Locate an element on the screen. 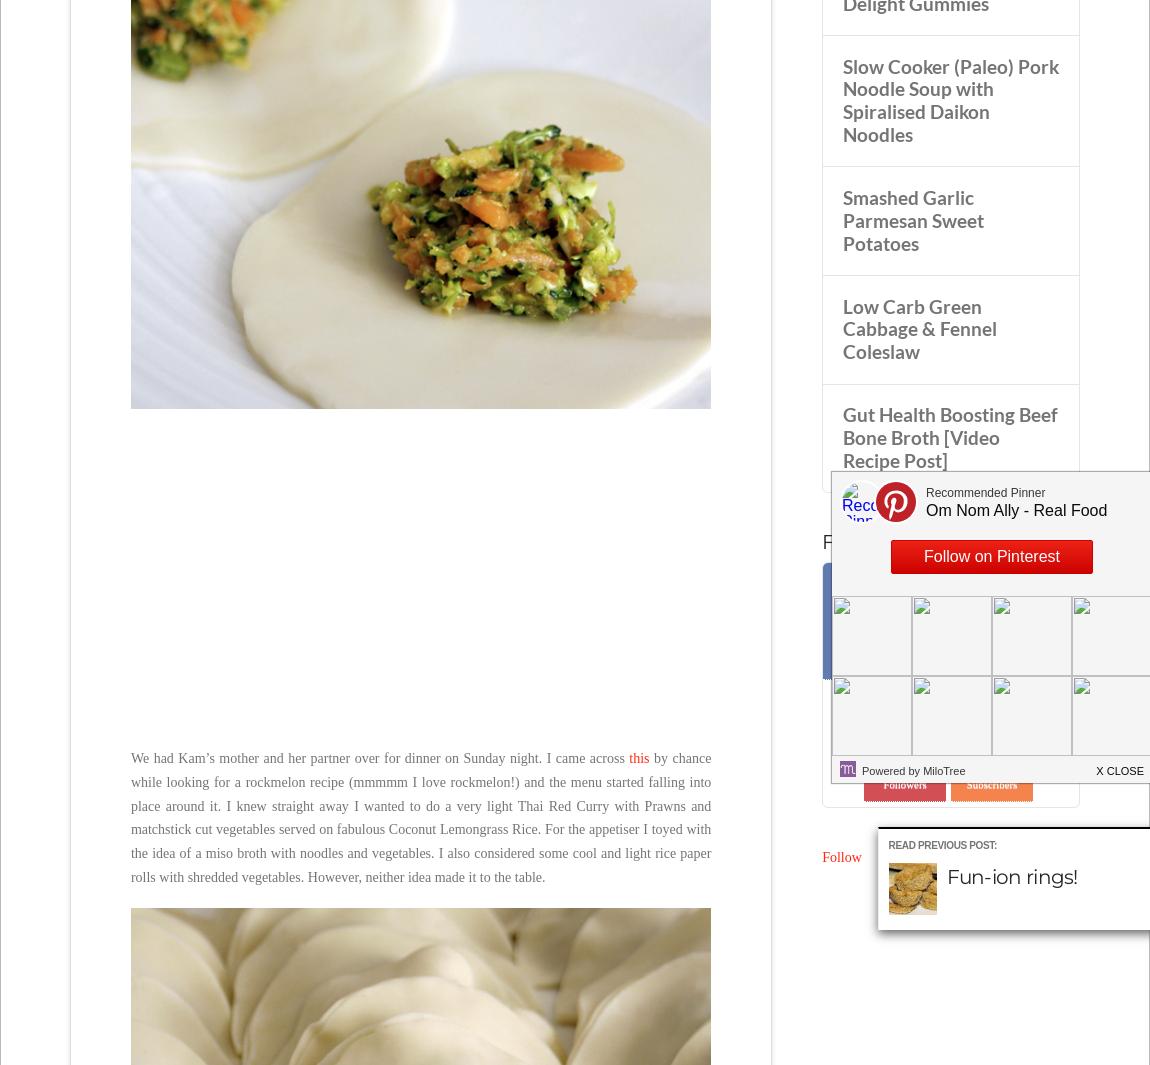 The height and width of the screenshot is (1065, 1150). 'Smashed Garlic Parmesan Sweet Potatoes' is located at coordinates (912, 219).